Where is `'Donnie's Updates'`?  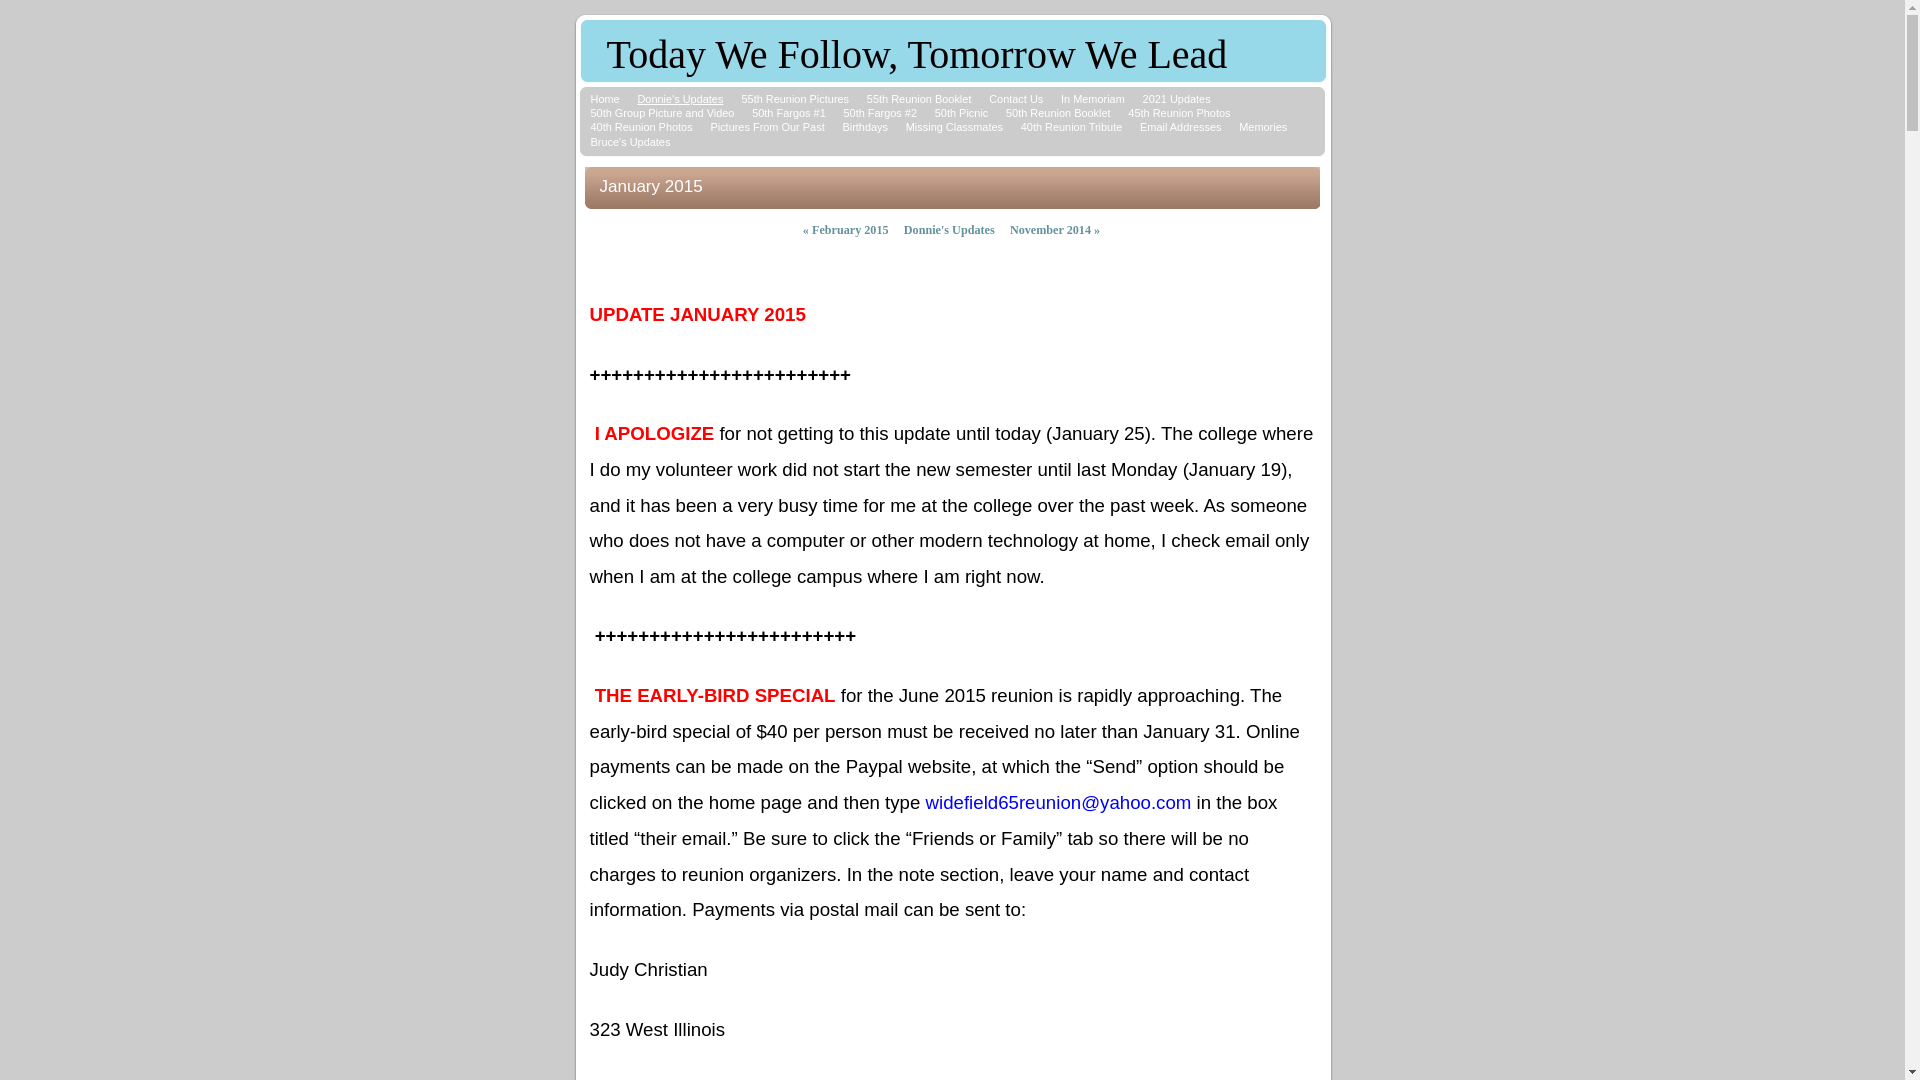 'Donnie's Updates' is located at coordinates (680, 99).